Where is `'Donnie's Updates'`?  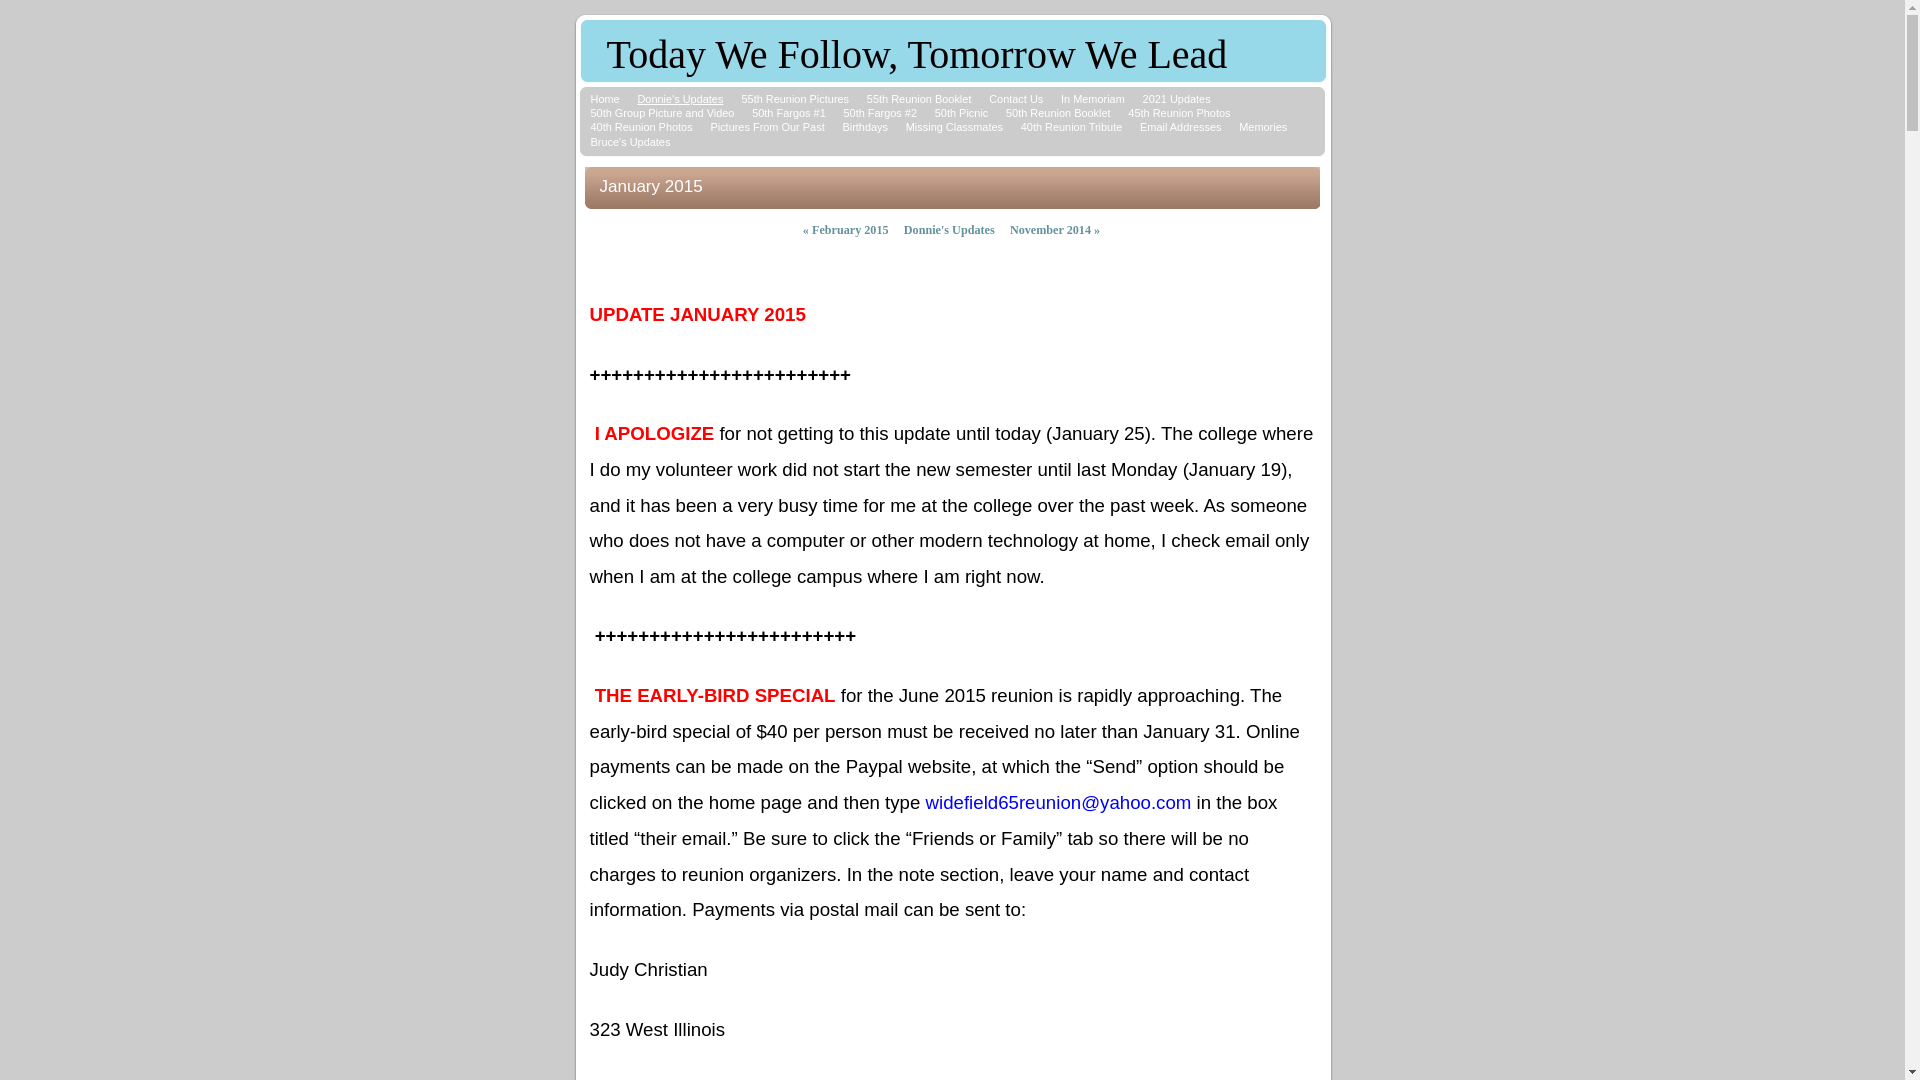 'Donnie's Updates' is located at coordinates (680, 99).